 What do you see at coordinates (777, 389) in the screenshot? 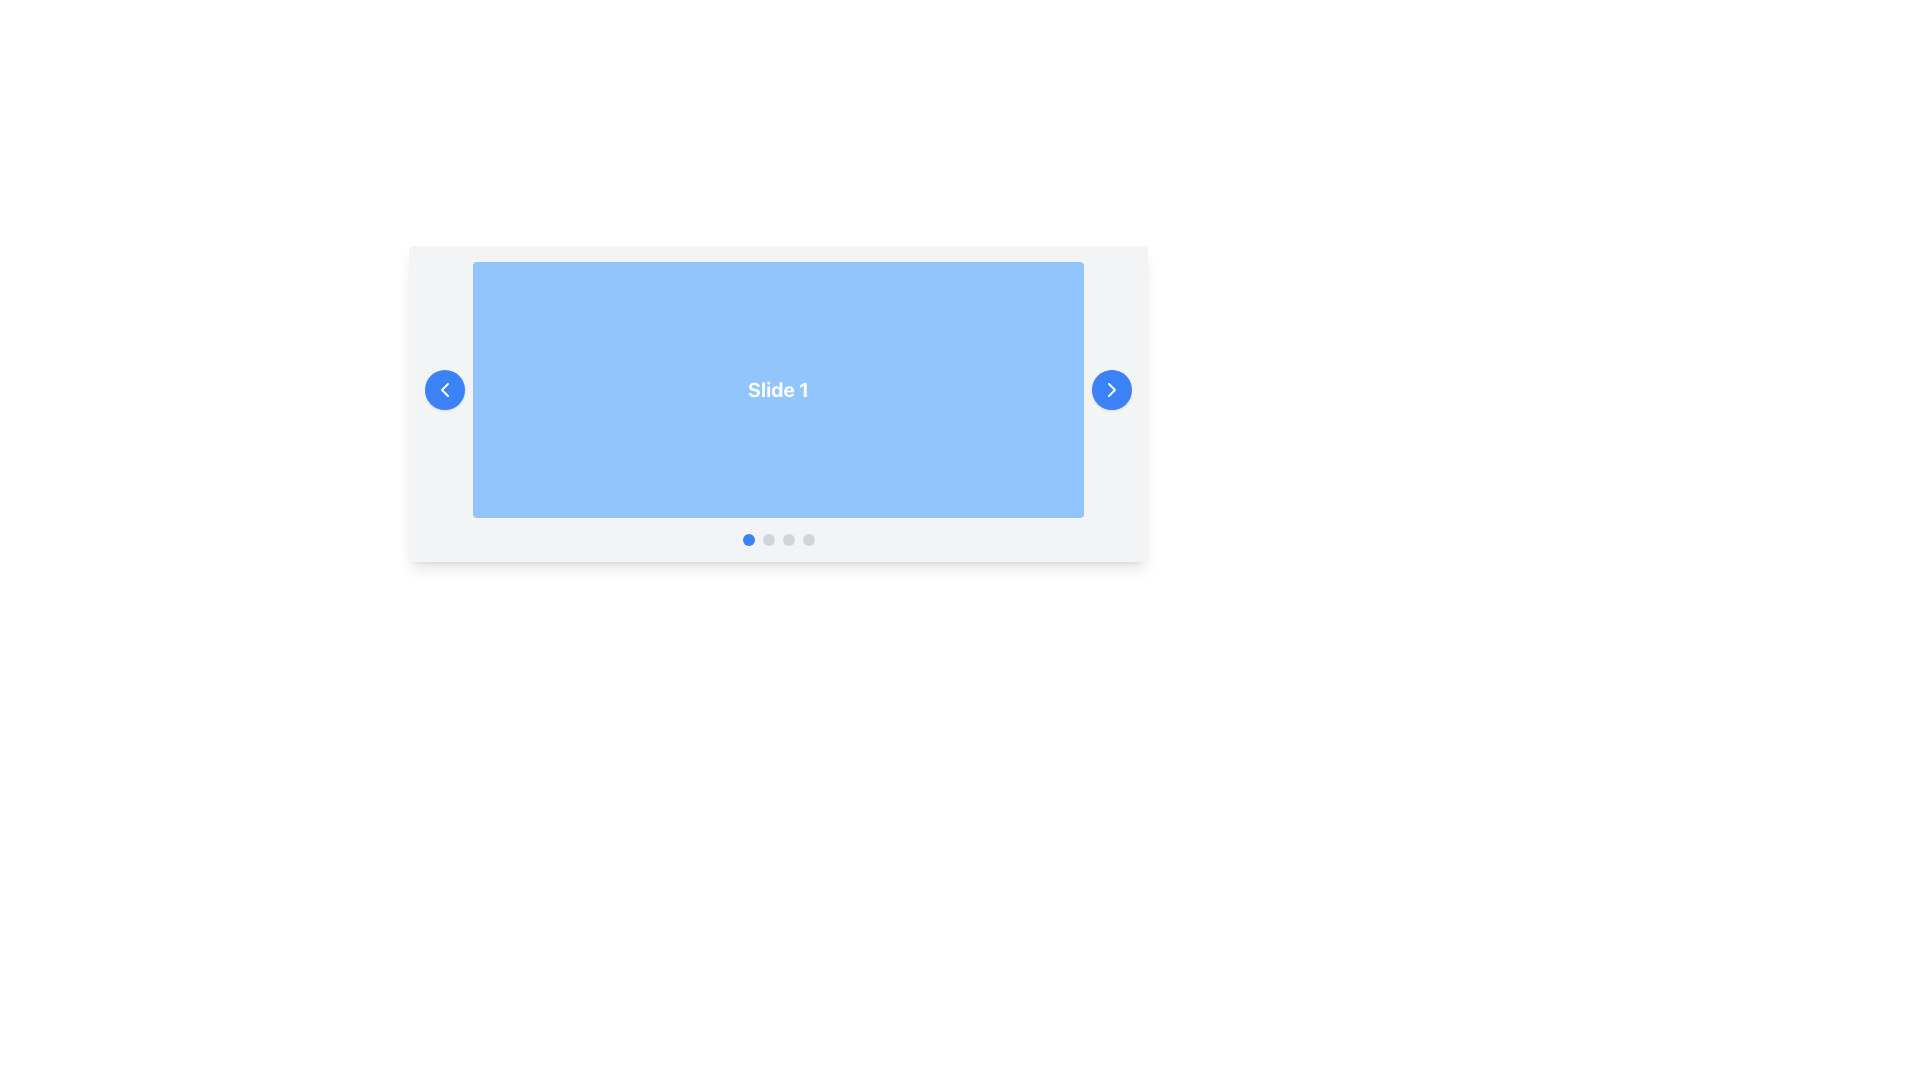
I see `the Content Display Area that has a light blue background and prominently displays the text 'Slide 1' in bold white, located at the center of the carousel` at bounding box center [777, 389].